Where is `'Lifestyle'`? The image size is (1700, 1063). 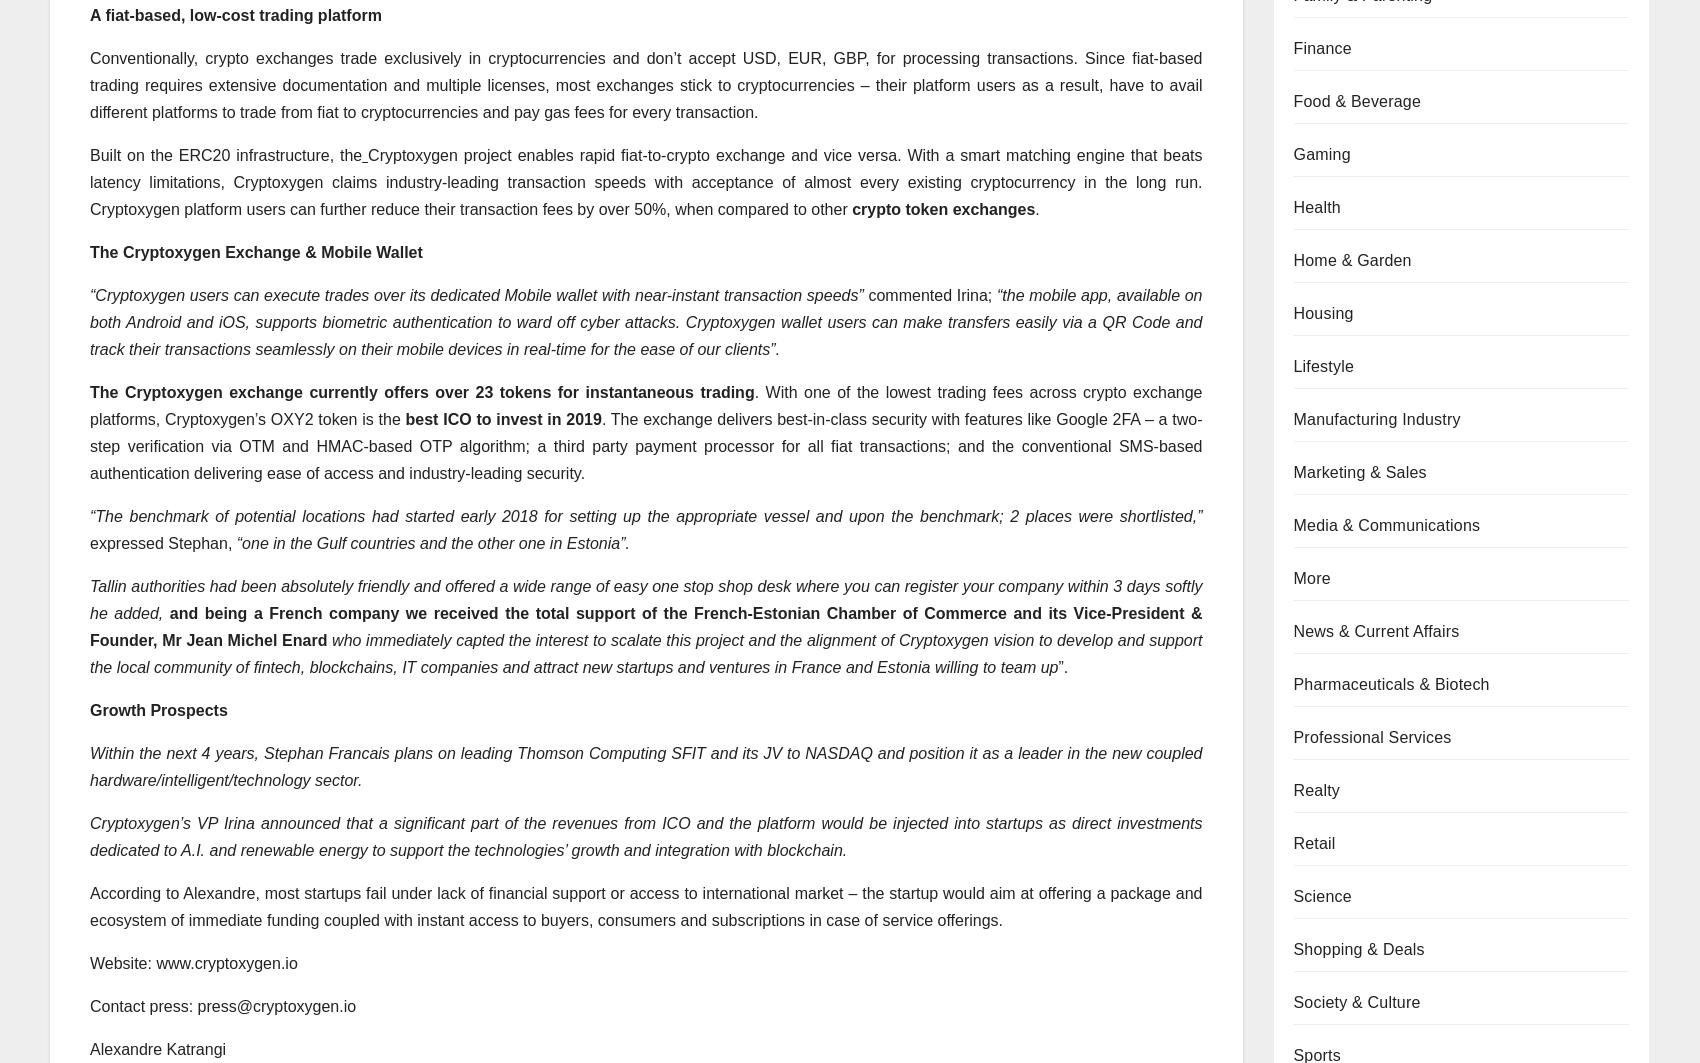
'Lifestyle' is located at coordinates (1323, 365).